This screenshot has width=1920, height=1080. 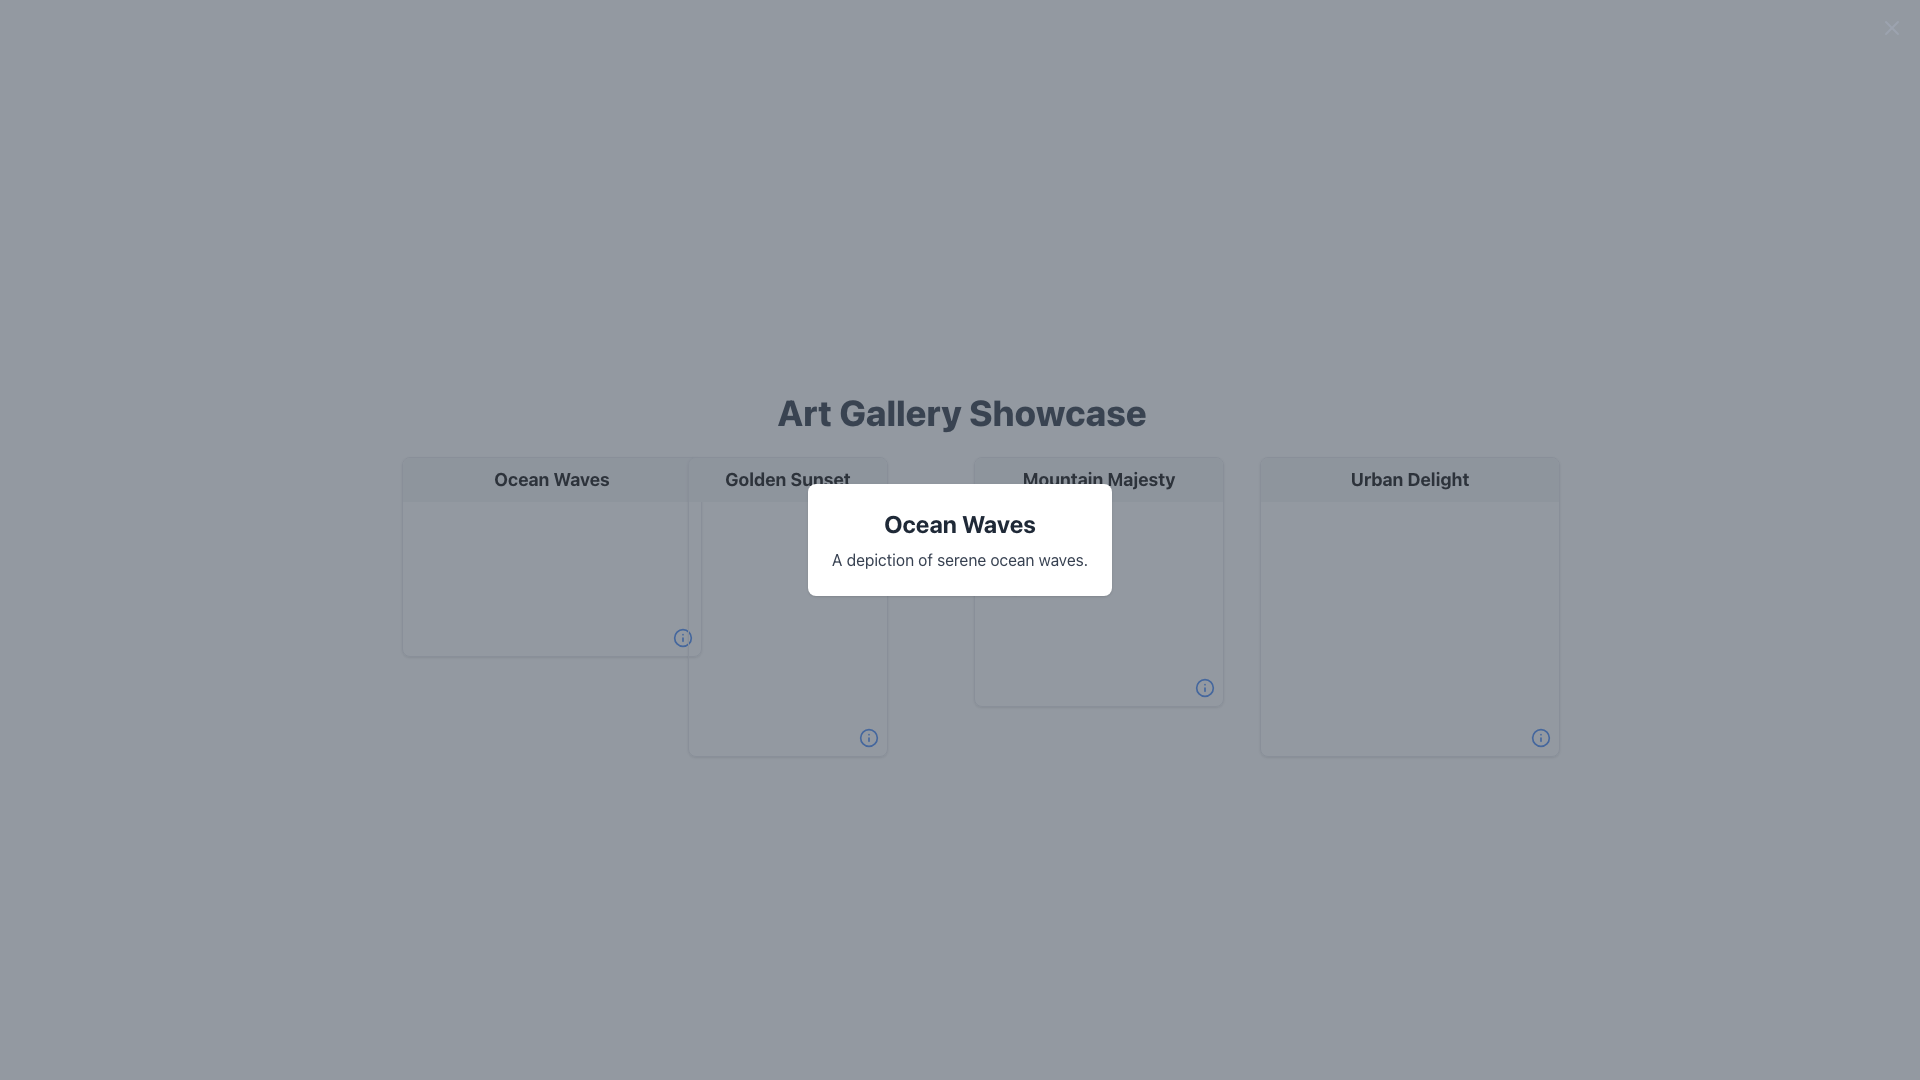 What do you see at coordinates (1203, 686) in the screenshot?
I see `the SVG Circle that serves as an information or help icon located in the bottom-right corner of the 'Mountain Majesty' card` at bounding box center [1203, 686].